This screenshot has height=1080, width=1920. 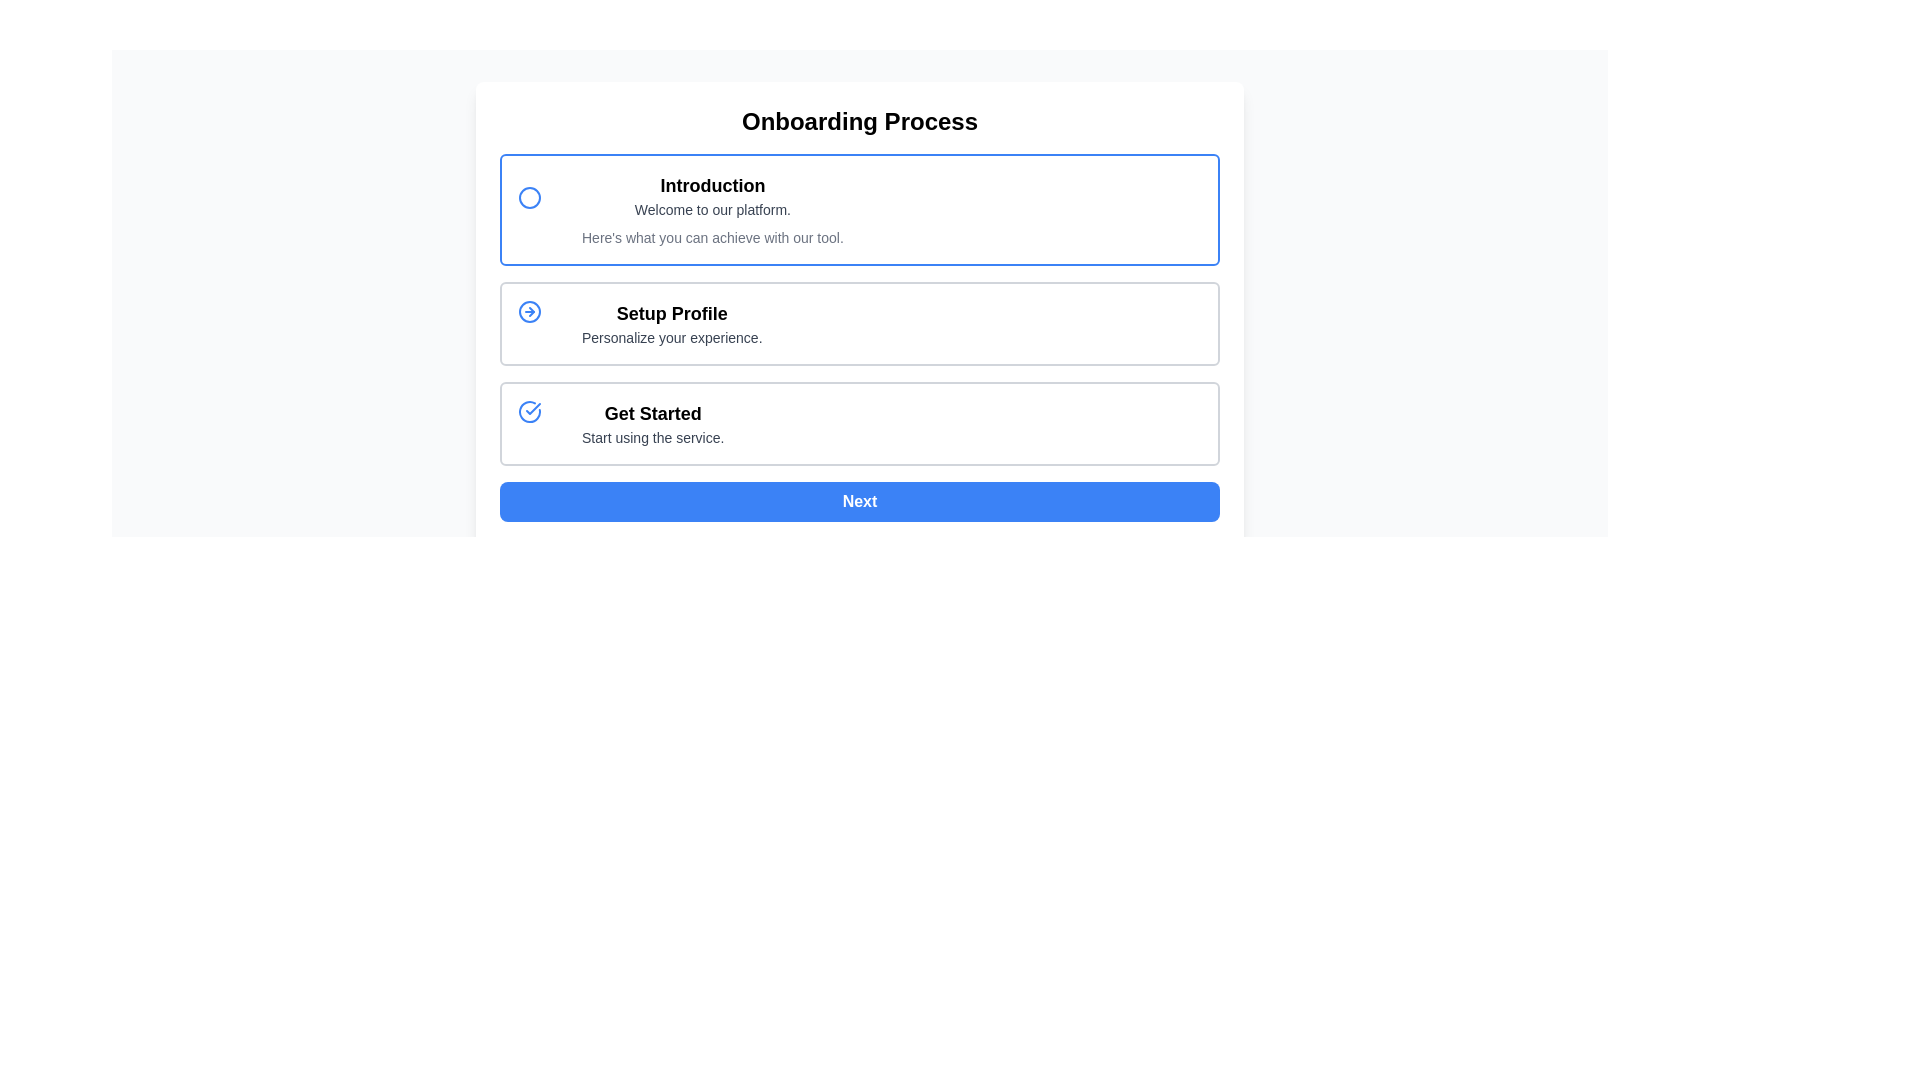 What do you see at coordinates (529, 197) in the screenshot?
I see `the decorative circular SVG graphic symbol located in the upper-left corner of the 'Introduction' section, which is part of the onboarding process card` at bounding box center [529, 197].